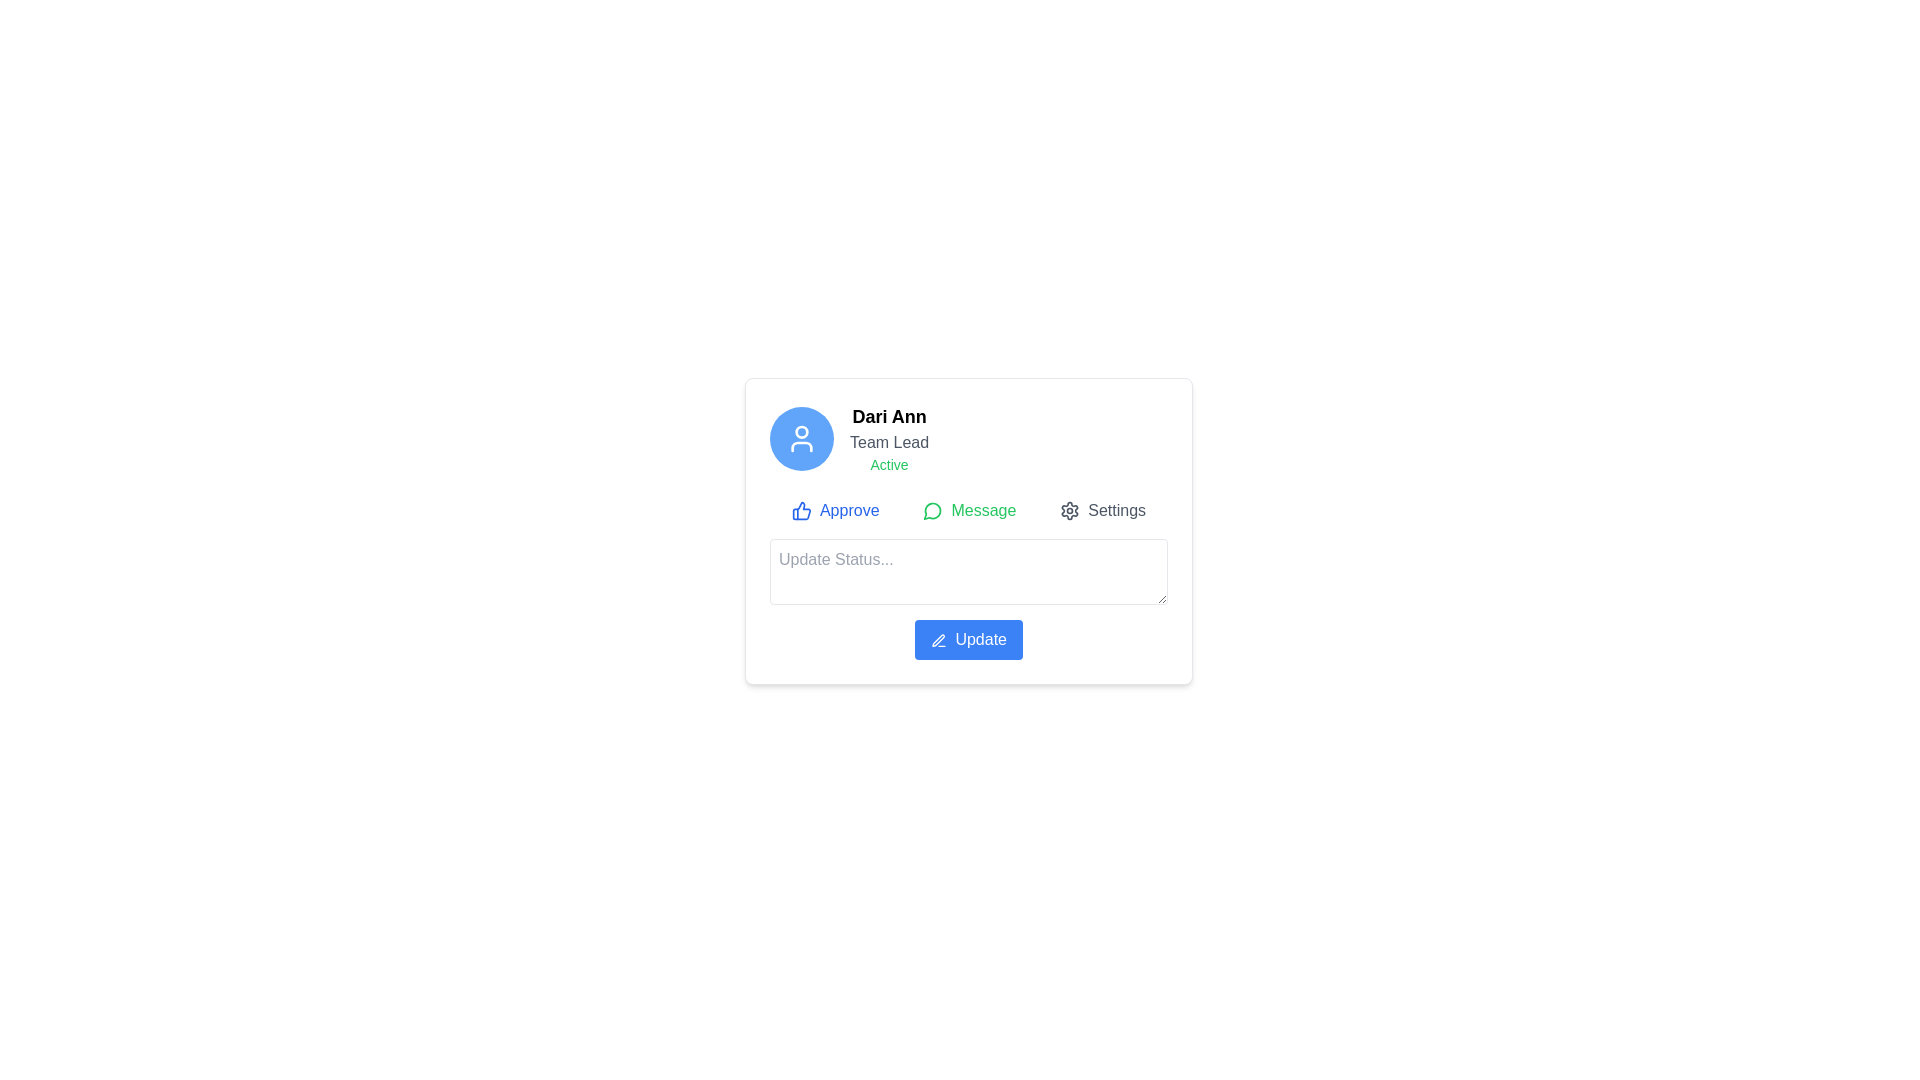  Describe the element at coordinates (849, 509) in the screenshot. I see `the 'Approve' text button, which is styled in blue and positioned next to a thumbs-up icon, to approve` at that location.